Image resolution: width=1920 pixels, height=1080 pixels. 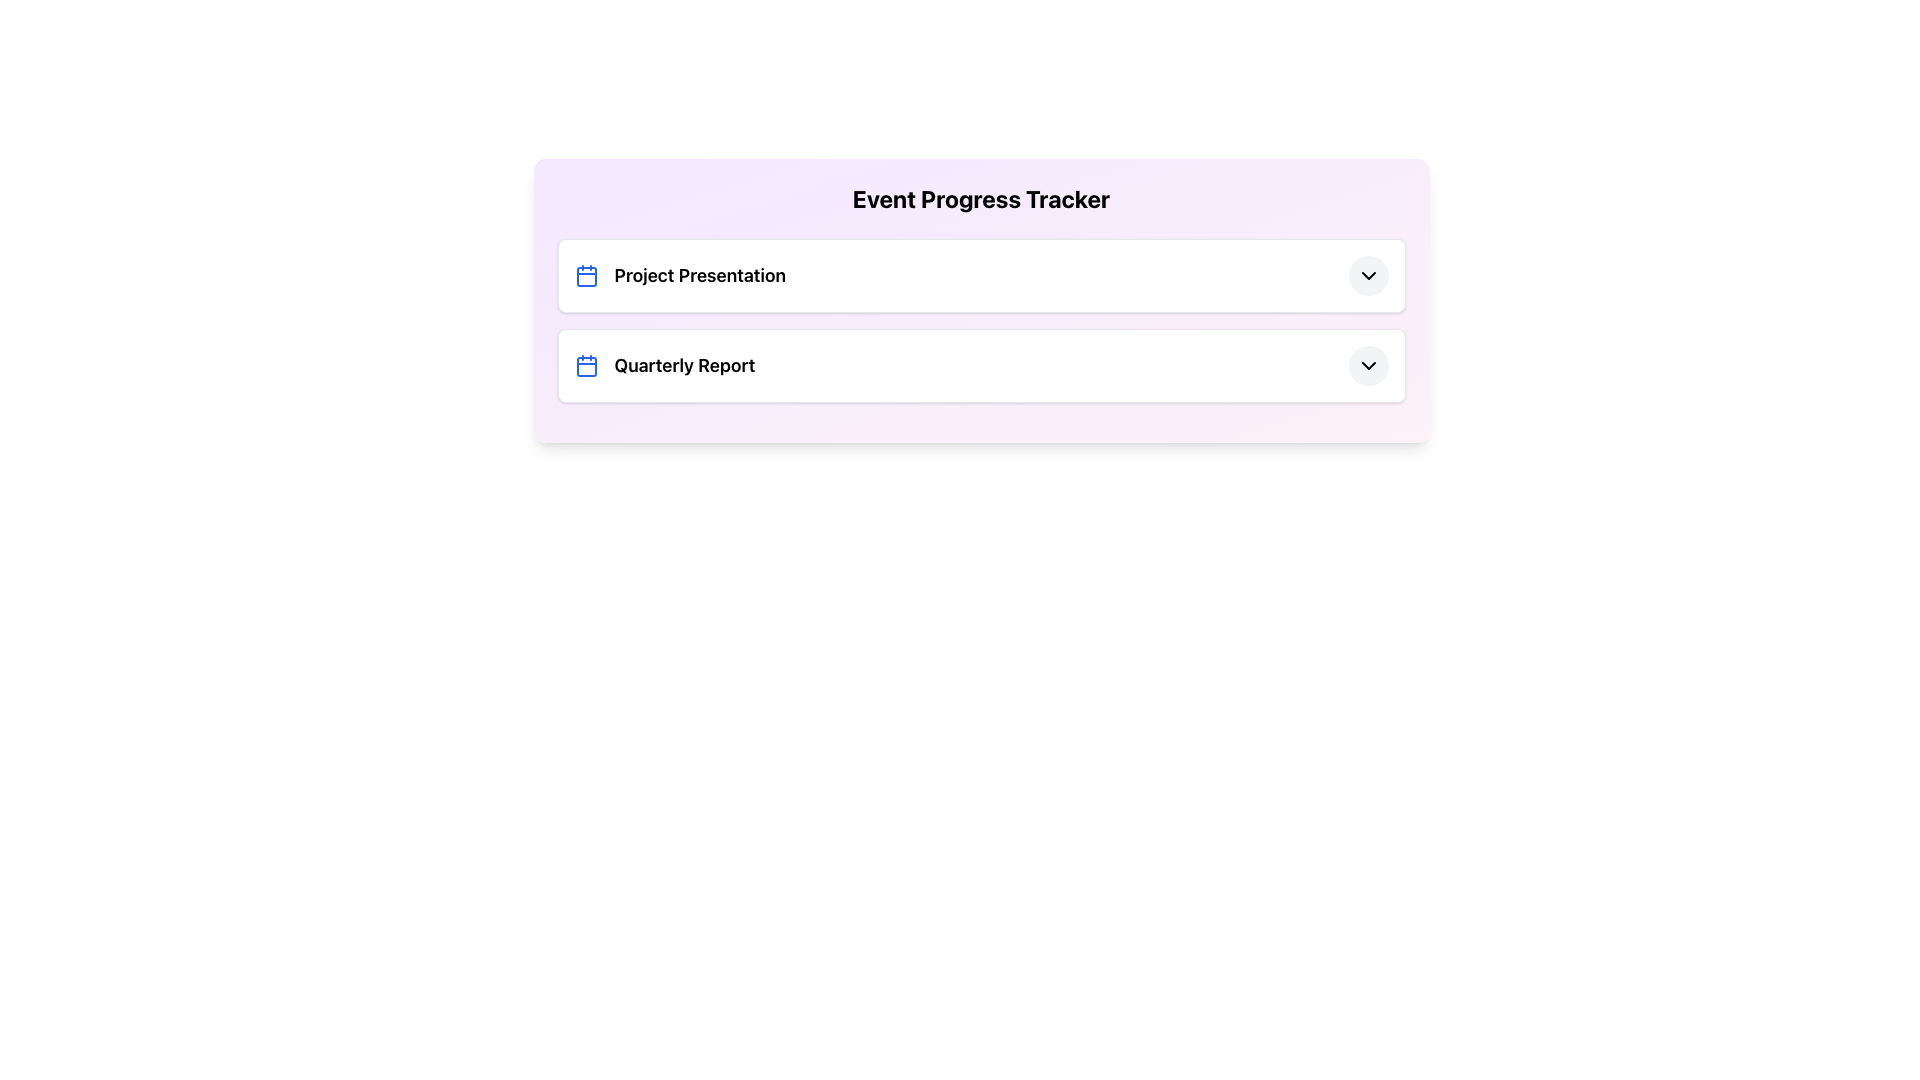 I want to click on the chevron-down icon button located on the right side of the 'Quarterly Report' item, so click(x=1367, y=366).